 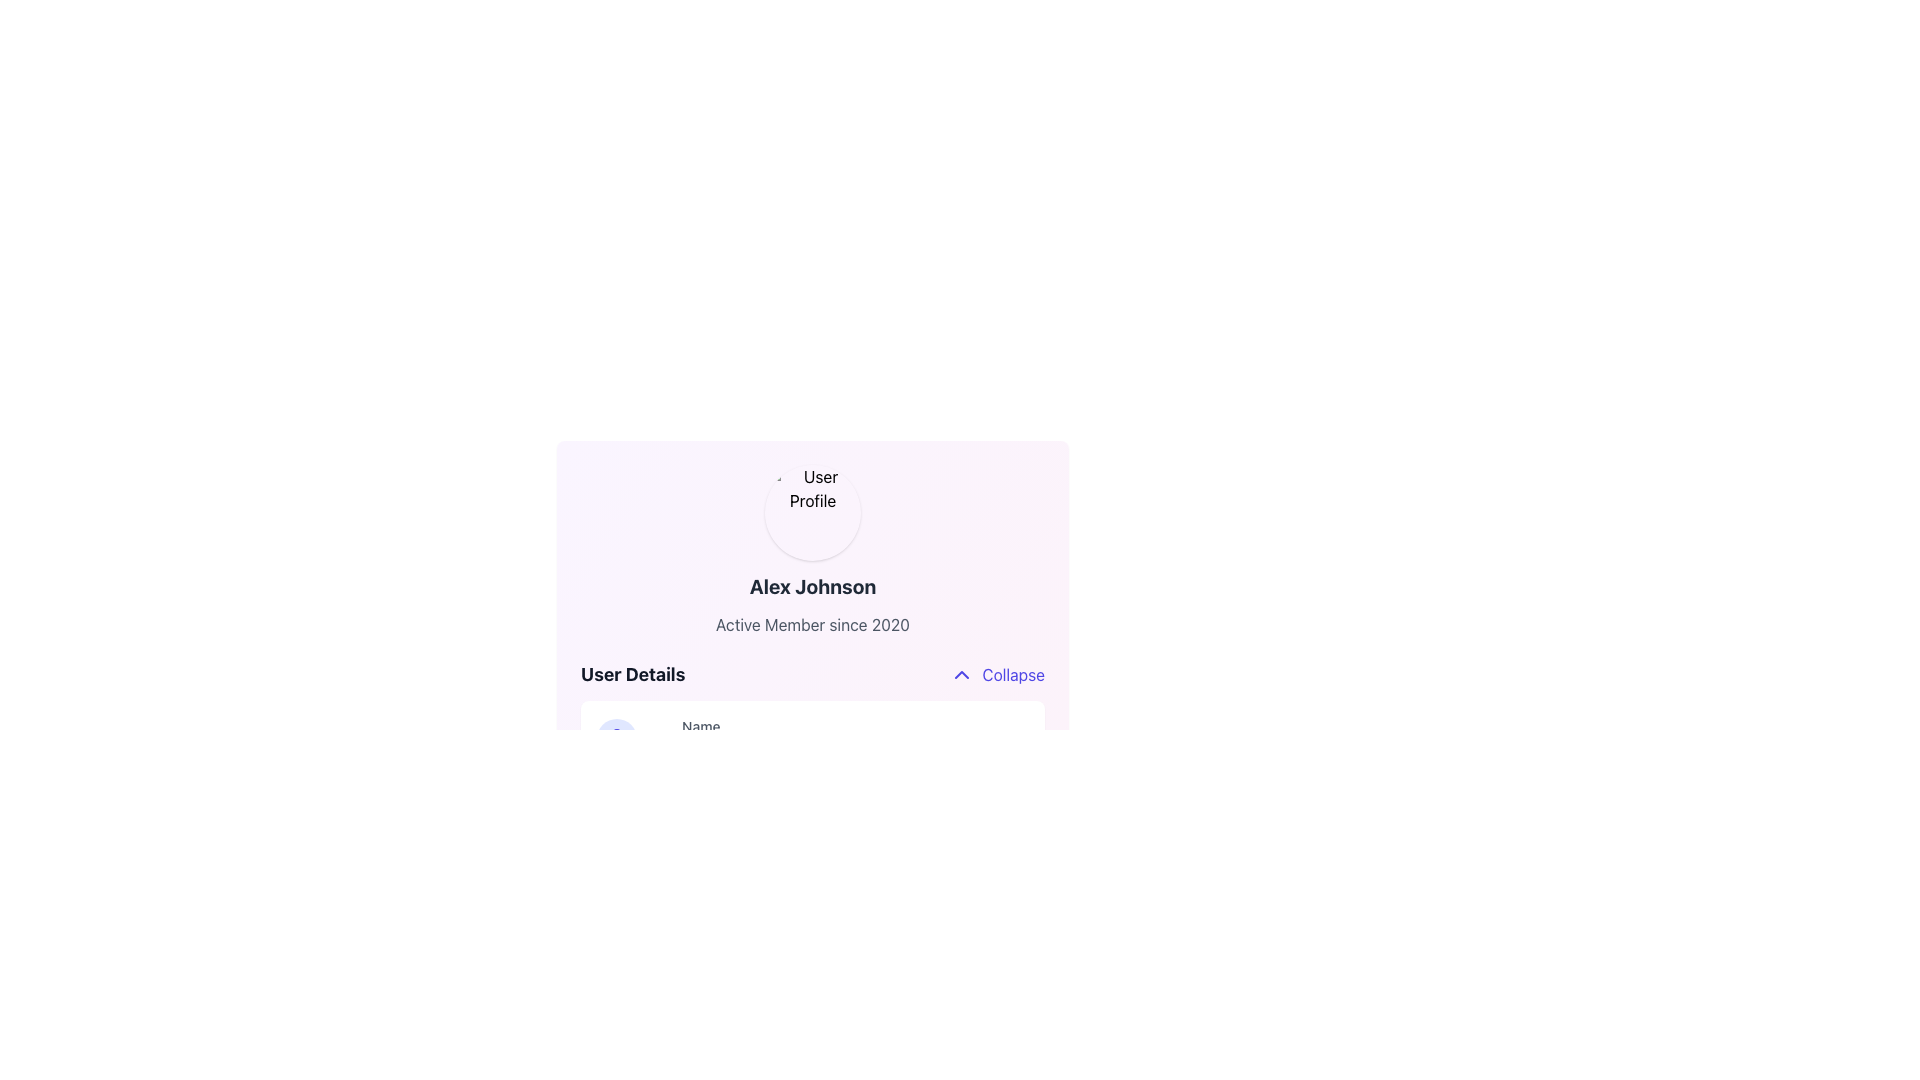 I want to click on the upward-facing chevron icon located to the left of the 'Collapse' label within the interactive component in the bottom-right section of the card-like structure, so click(x=962, y=675).